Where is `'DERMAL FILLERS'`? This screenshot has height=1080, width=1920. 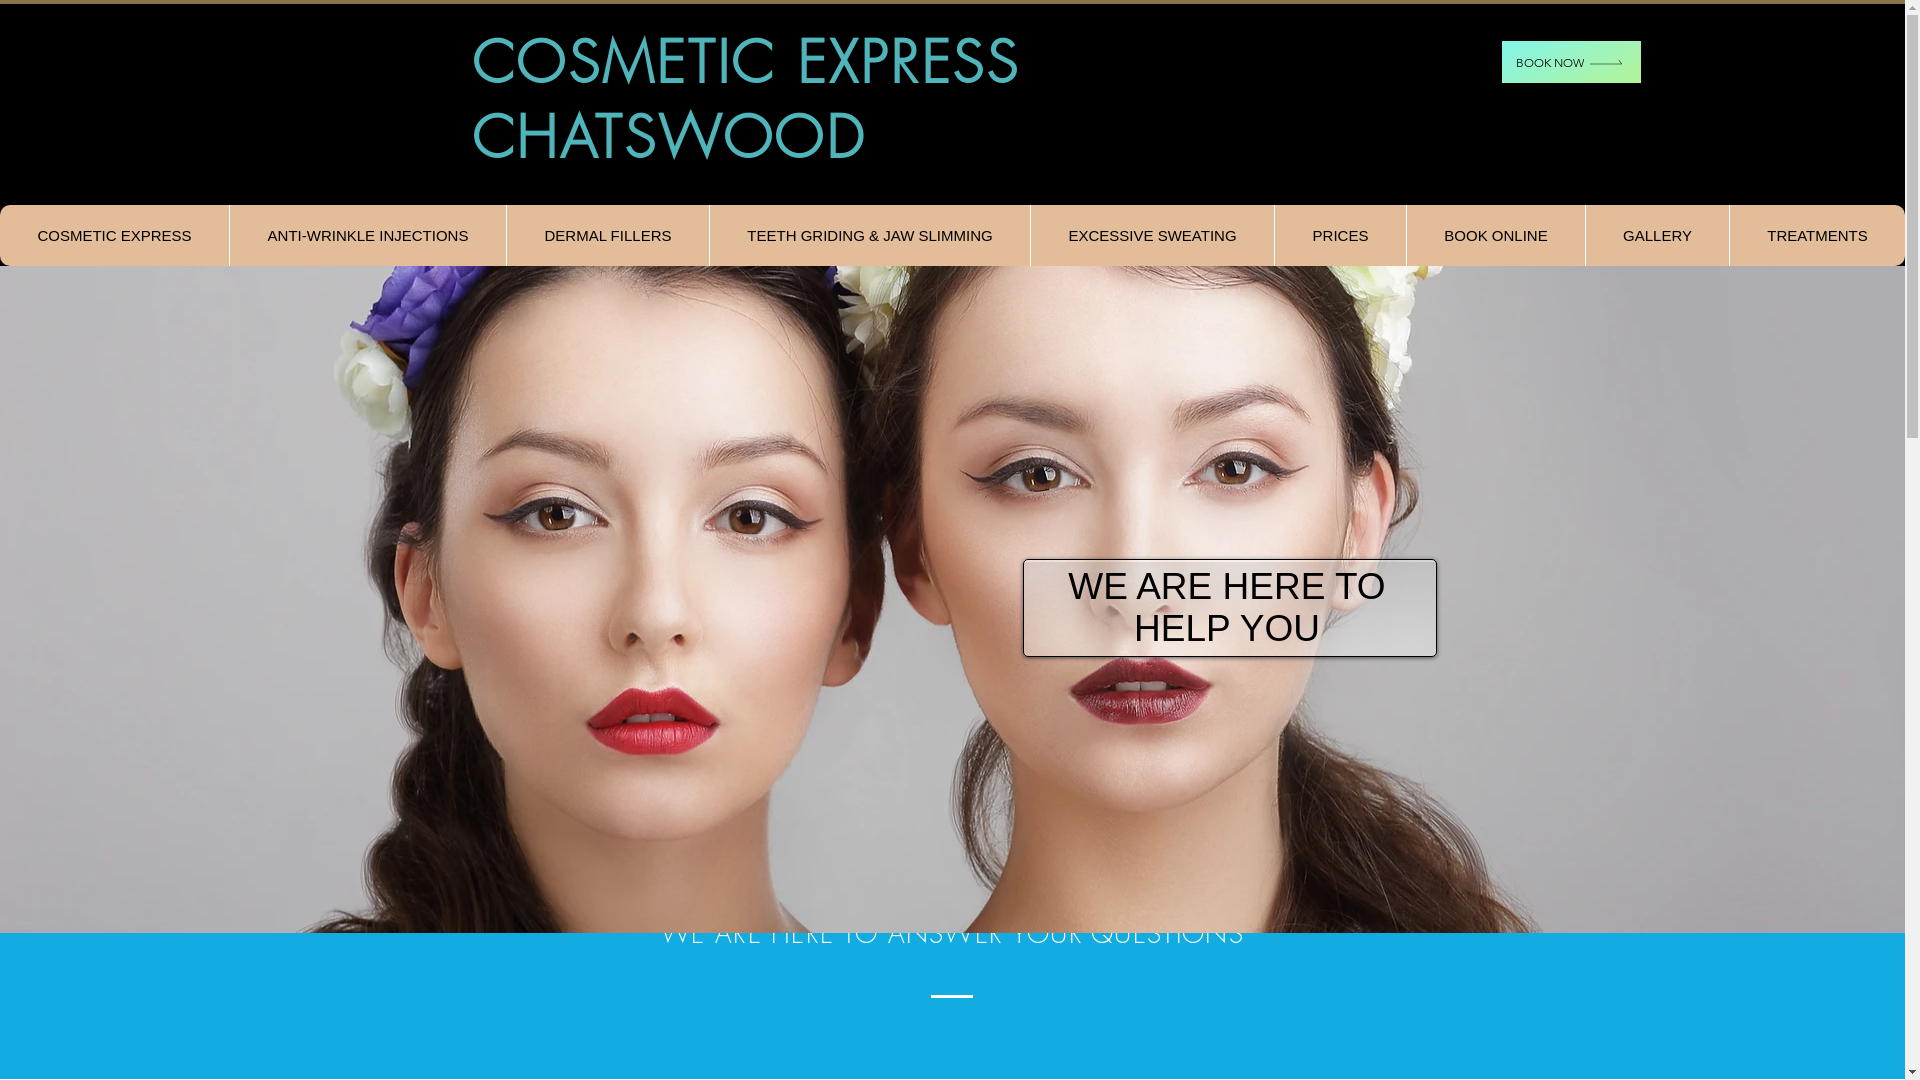 'DERMAL FILLERS' is located at coordinates (606, 234).